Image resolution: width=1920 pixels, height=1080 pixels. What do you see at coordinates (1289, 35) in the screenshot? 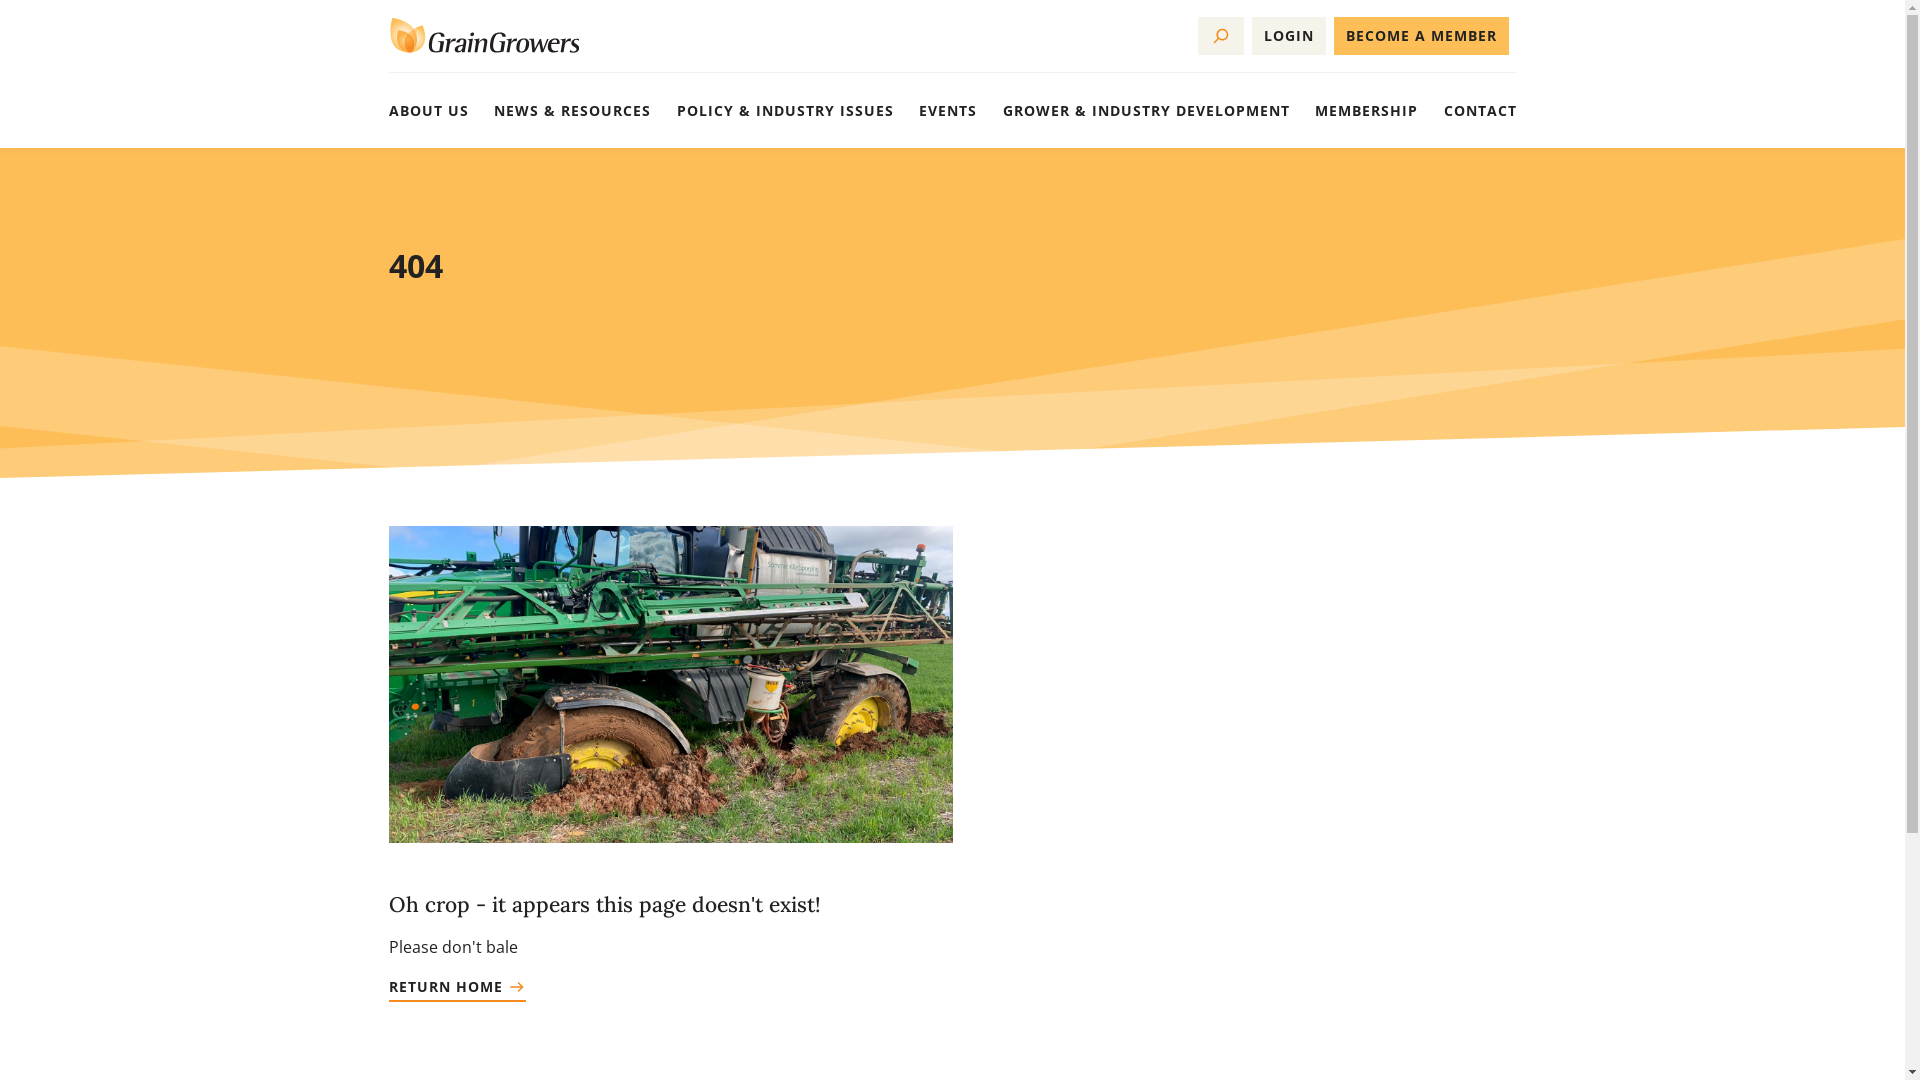
I see `'LOGIN'` at bounding box center [1289, 35].